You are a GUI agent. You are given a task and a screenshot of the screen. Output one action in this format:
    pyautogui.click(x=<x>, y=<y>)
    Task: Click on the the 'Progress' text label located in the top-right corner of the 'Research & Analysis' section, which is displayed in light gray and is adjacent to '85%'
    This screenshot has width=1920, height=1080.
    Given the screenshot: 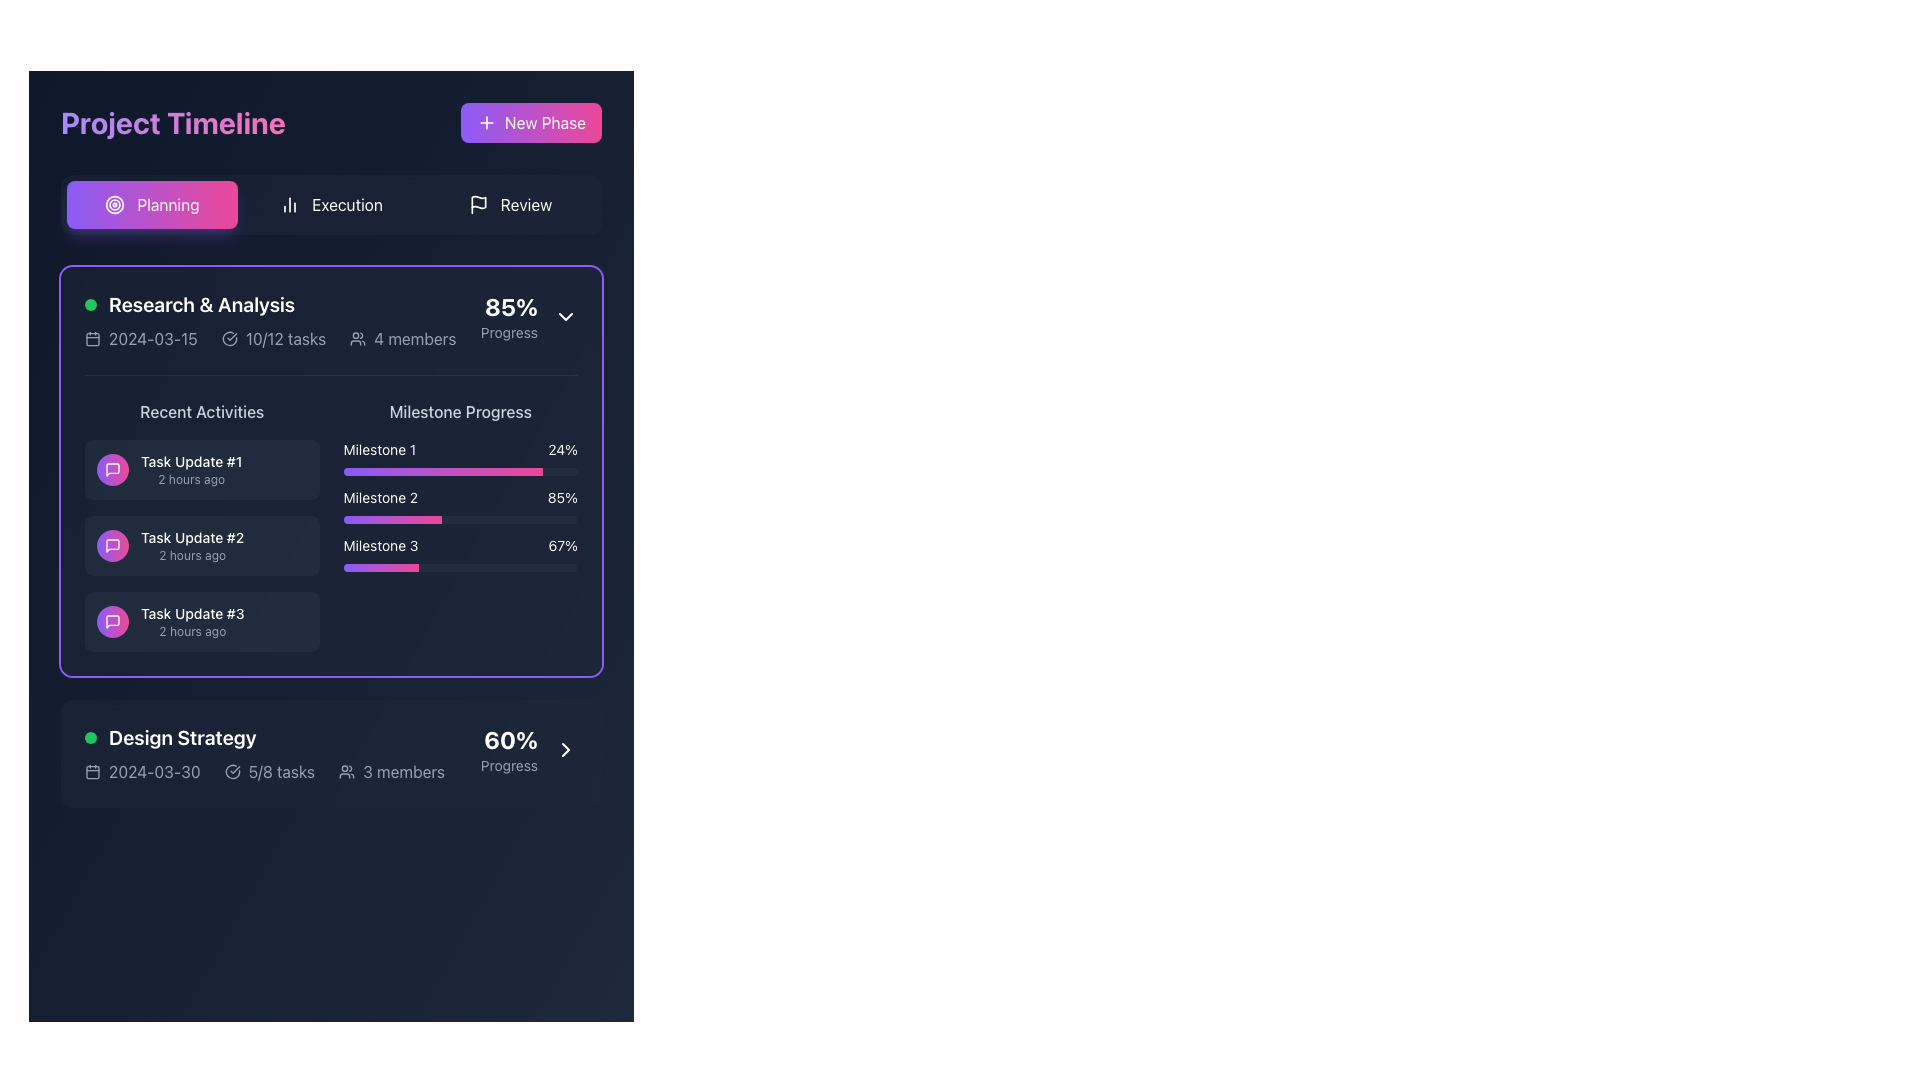 What is the action you would take?
    pyautogui.click(x=509, y=331)
    